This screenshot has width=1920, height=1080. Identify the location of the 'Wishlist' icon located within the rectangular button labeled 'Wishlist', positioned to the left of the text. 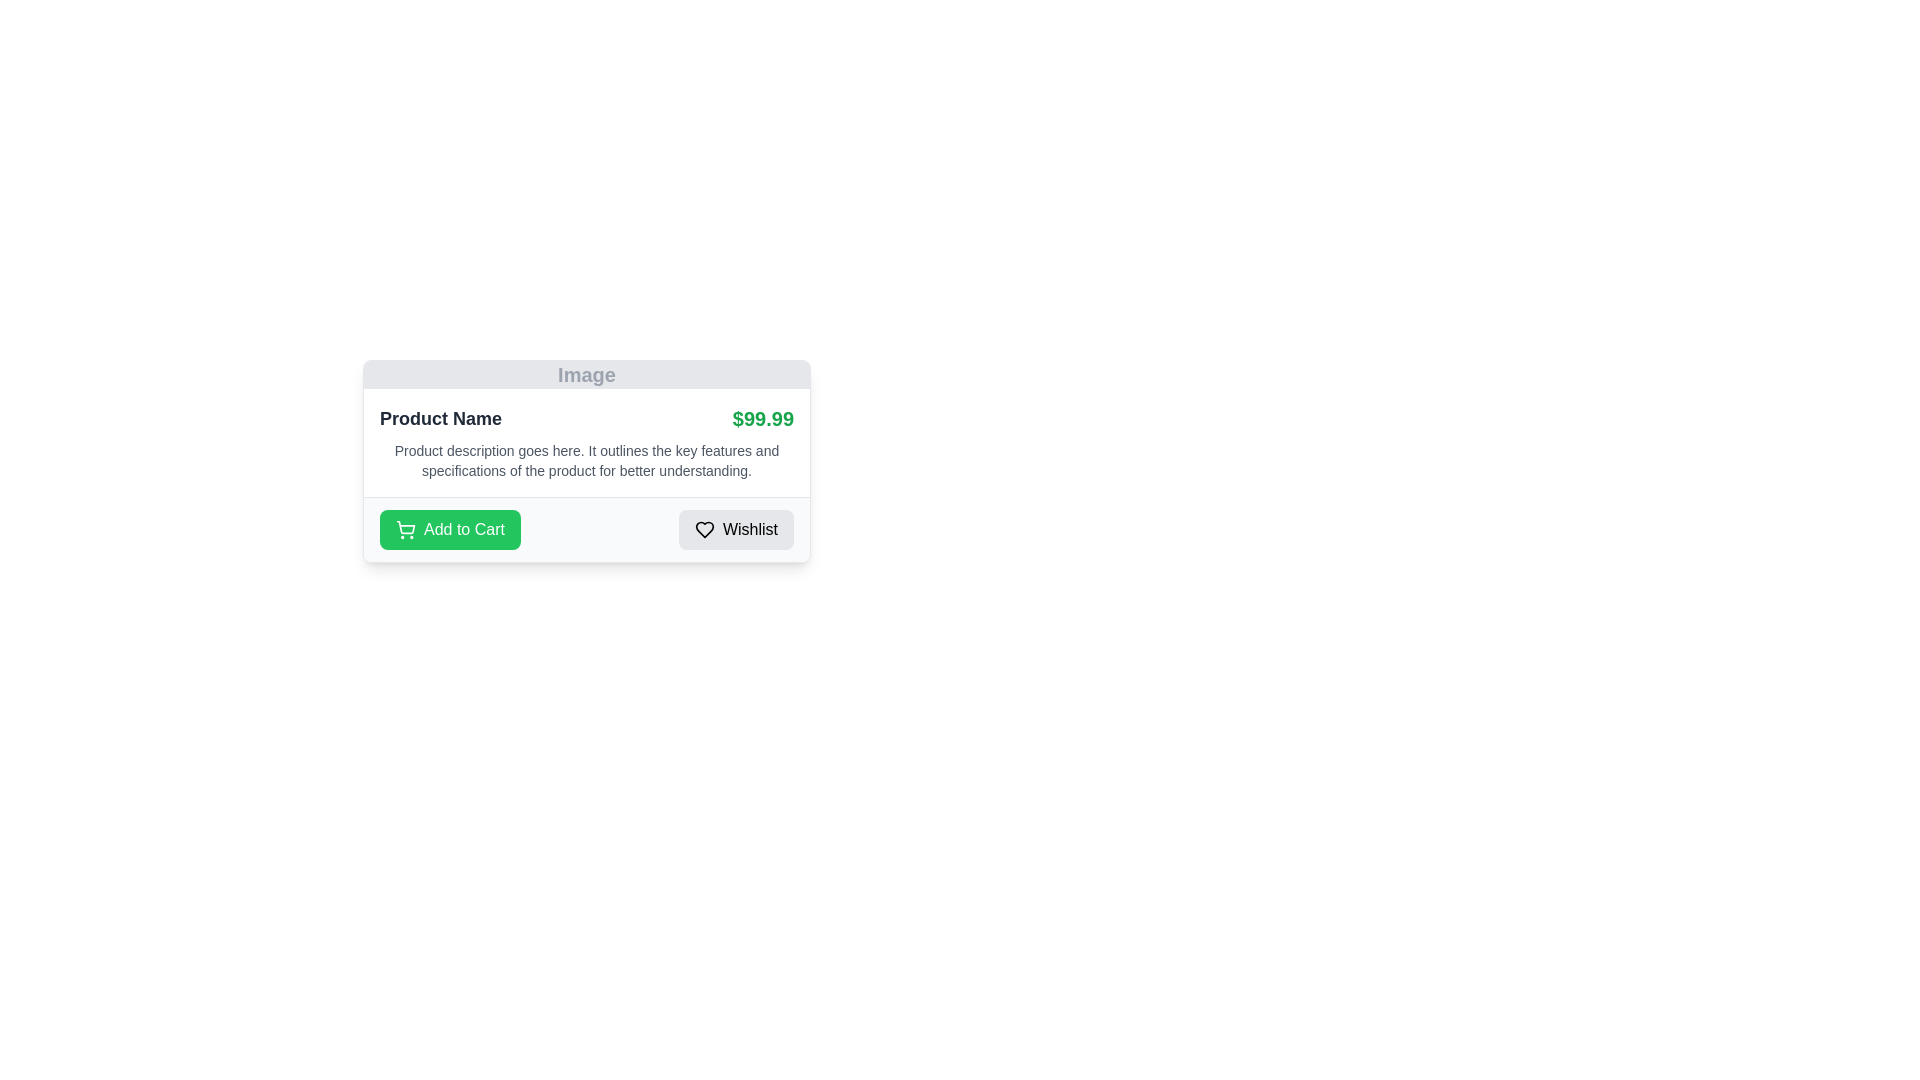
(704, 528).